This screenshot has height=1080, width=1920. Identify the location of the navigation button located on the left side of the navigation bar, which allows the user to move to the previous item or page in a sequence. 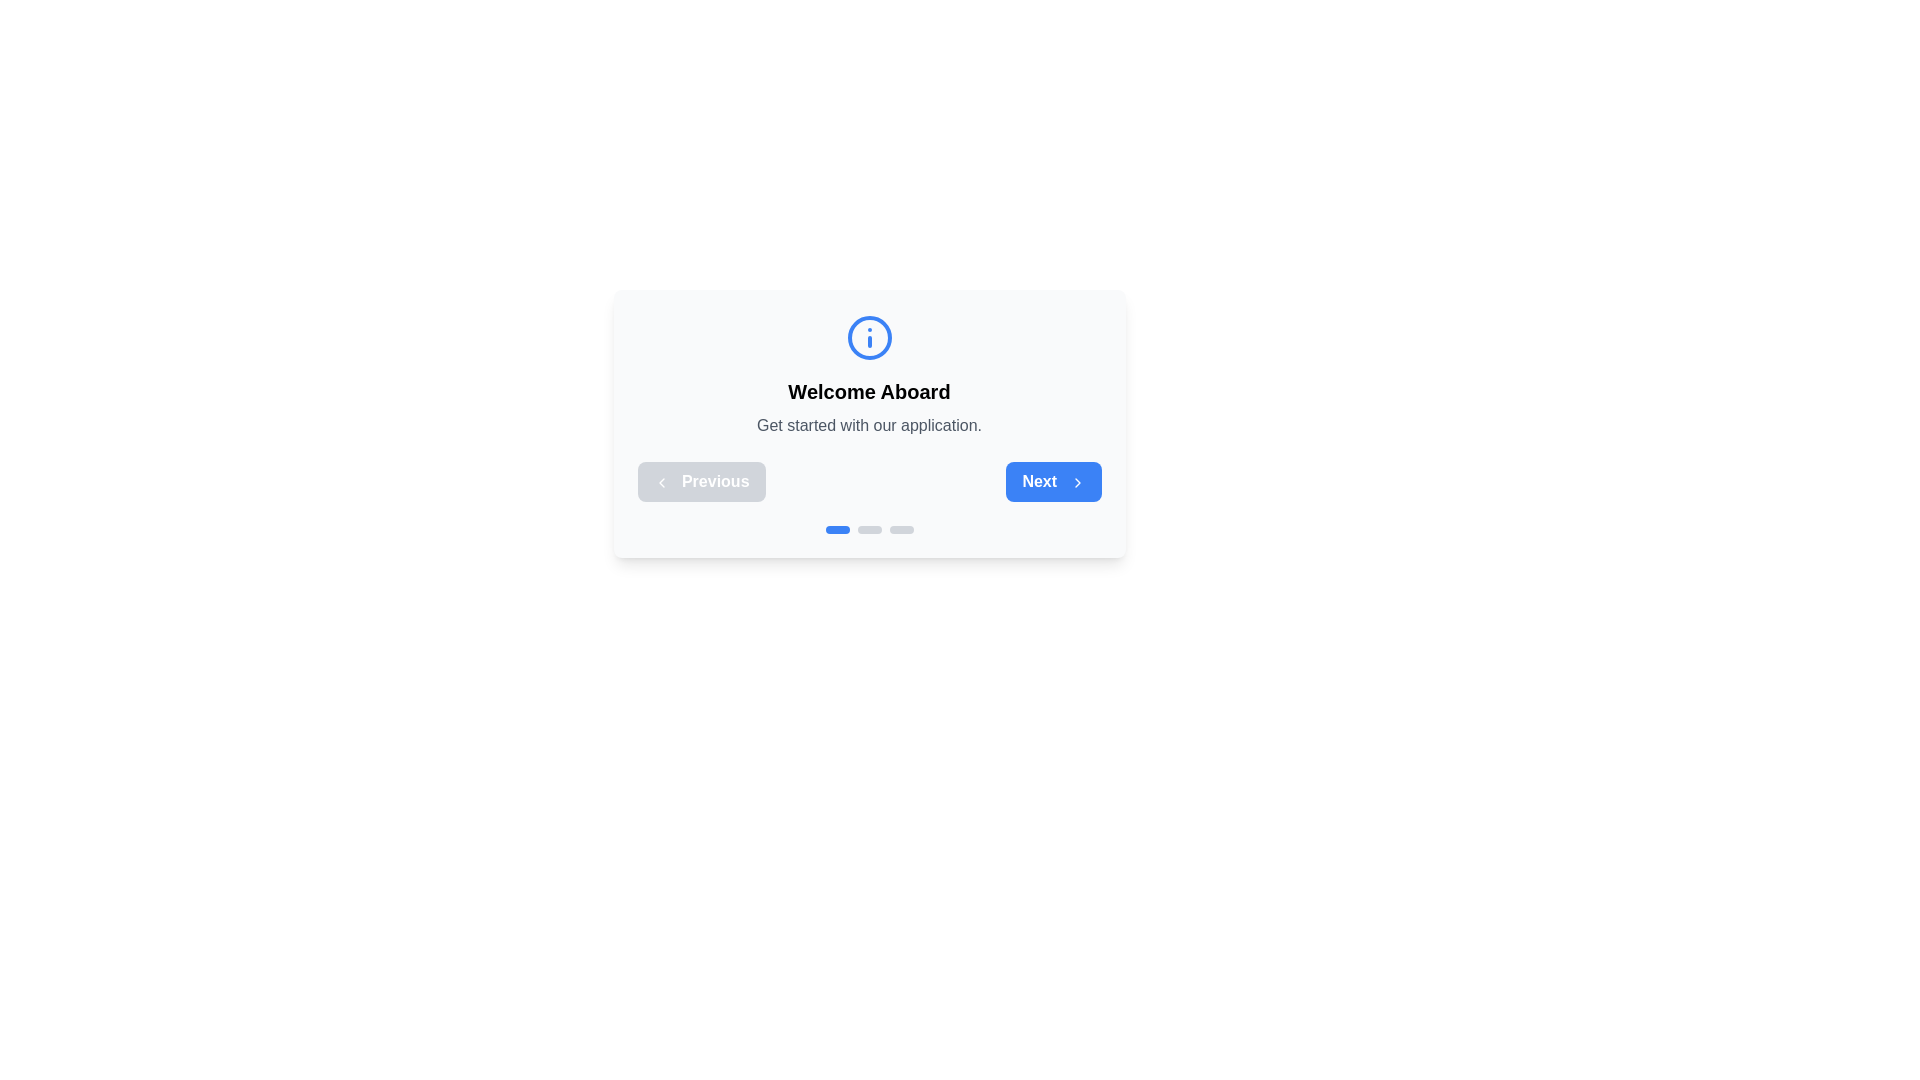
(701, 482).